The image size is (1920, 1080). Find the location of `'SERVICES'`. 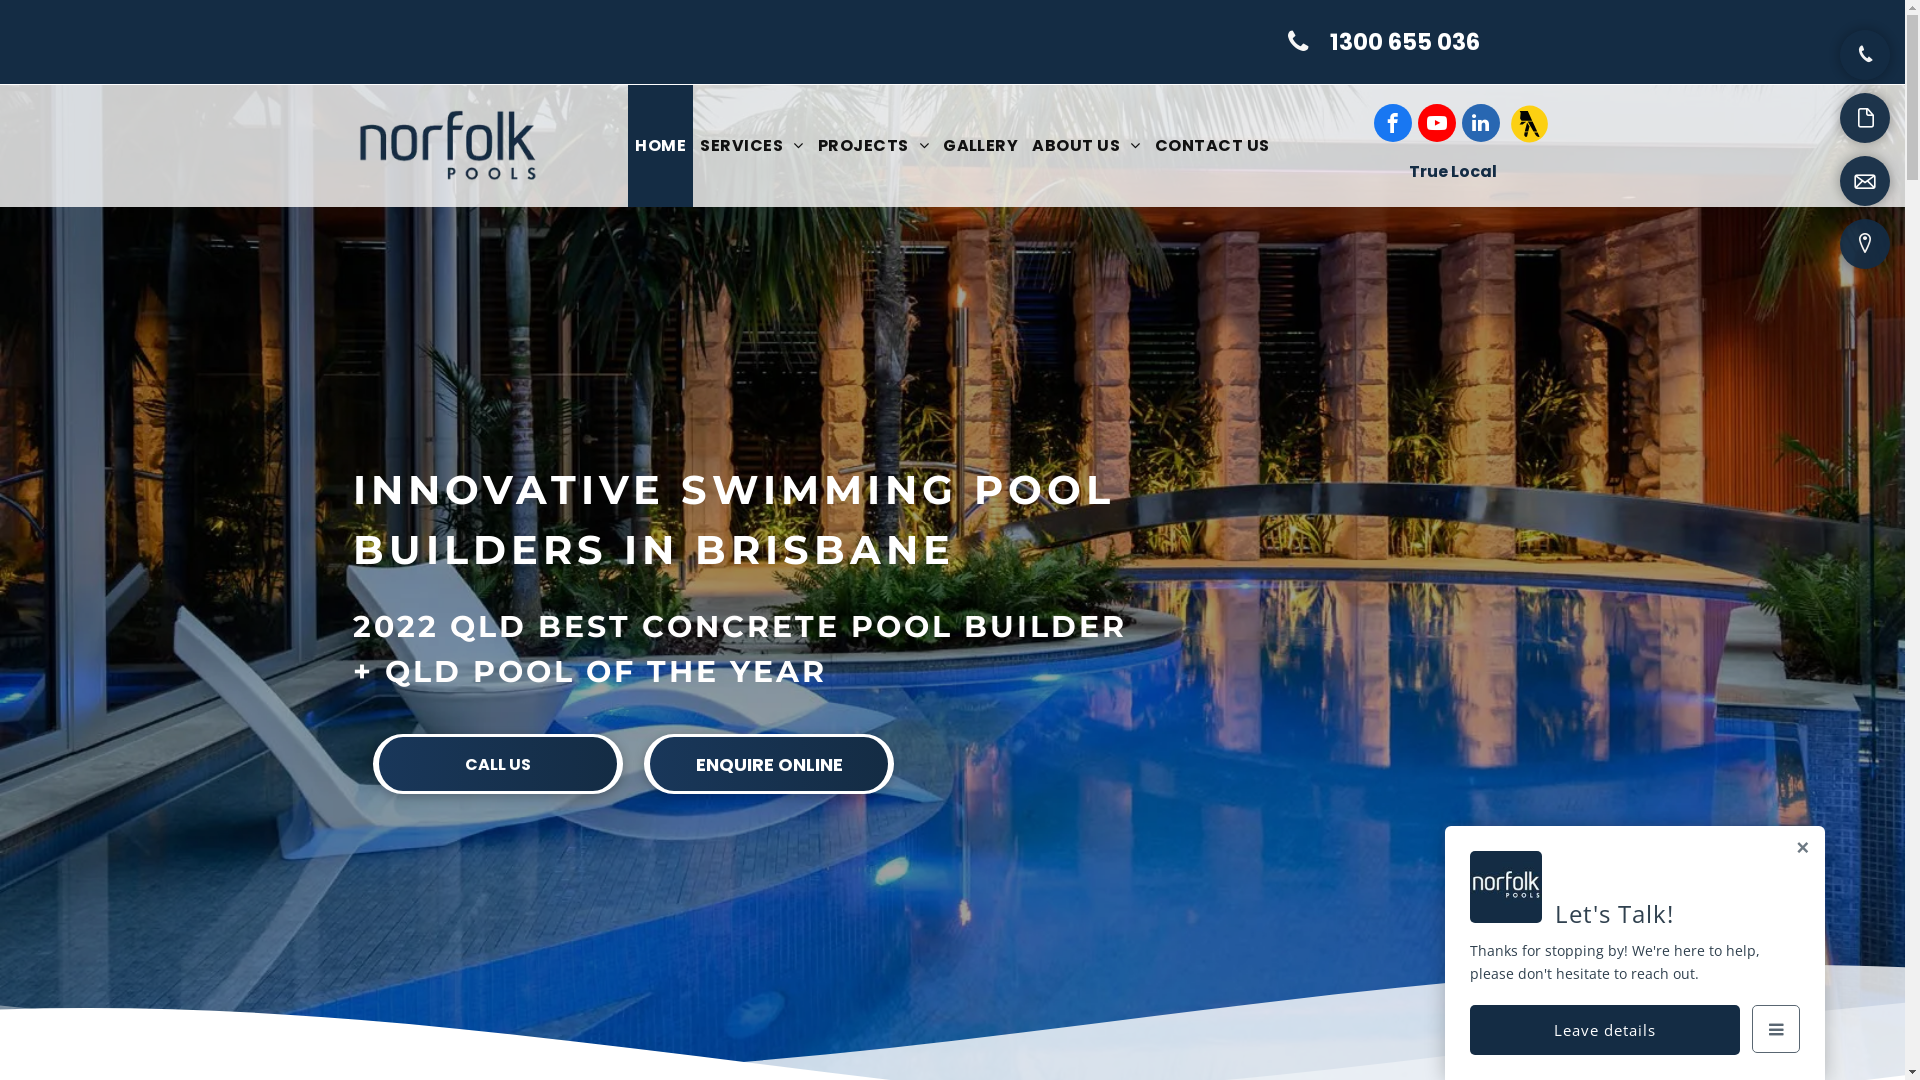

'SERVICES' is located at coordinates (750, 145).